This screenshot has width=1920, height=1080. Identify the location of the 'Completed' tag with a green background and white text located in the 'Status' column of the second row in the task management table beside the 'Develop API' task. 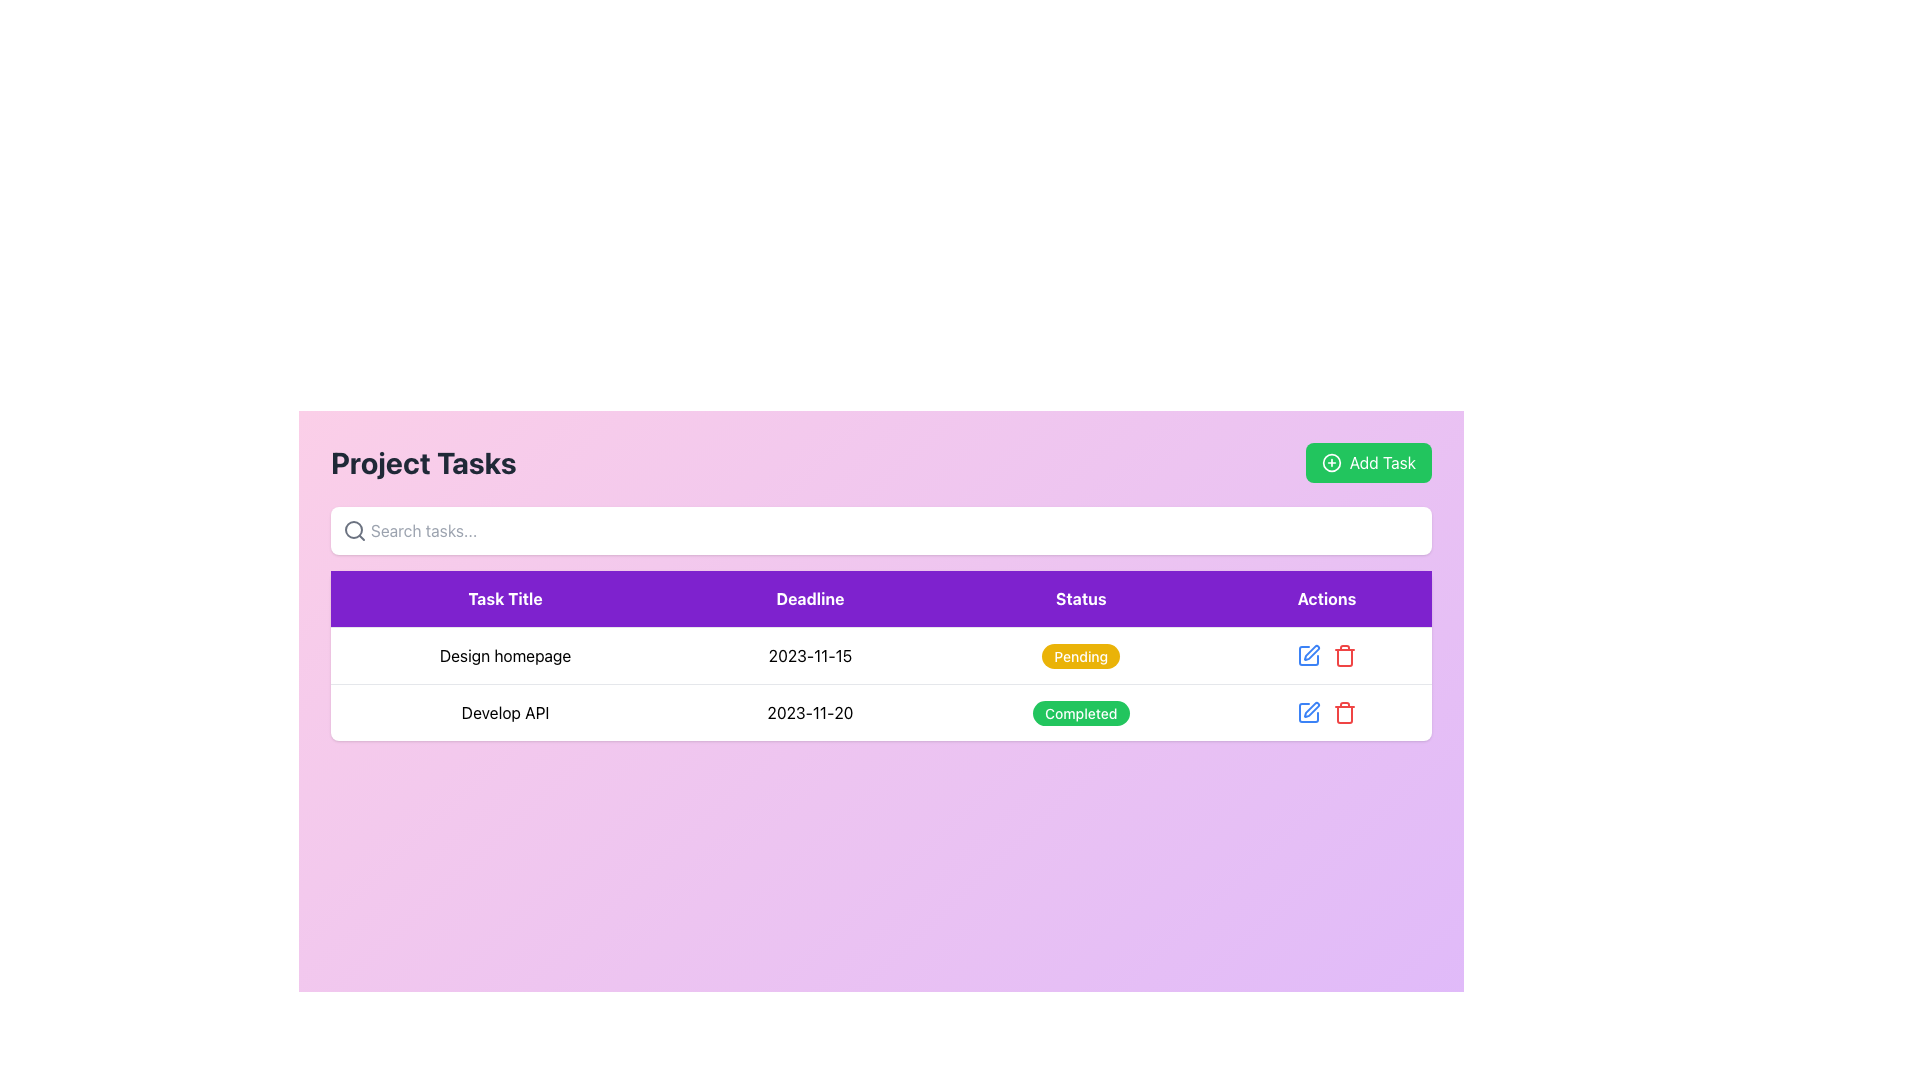
(1080, 712).